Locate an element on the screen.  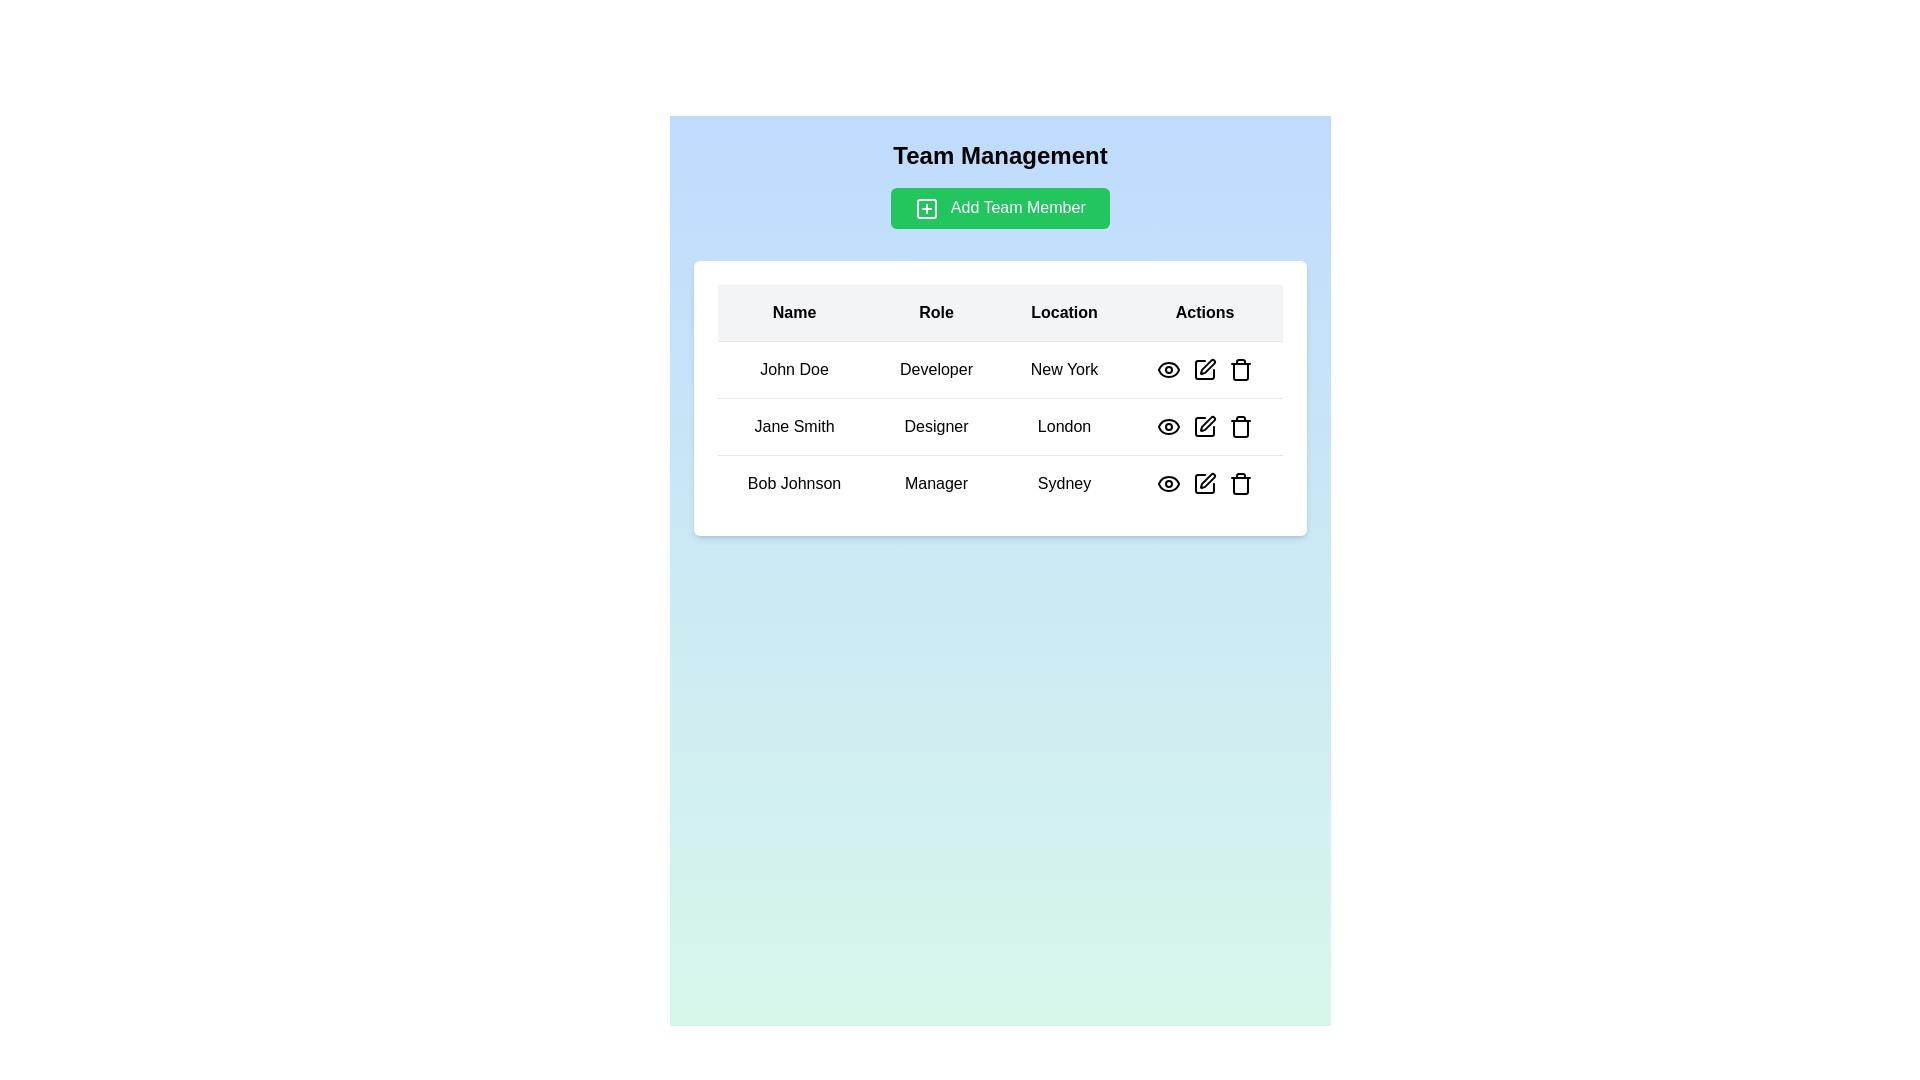
the 'Team Management' text label, which is styled with a bold, extra-large font on a light blue background and serves as the title of the section is located at coordinates (1000, 154).